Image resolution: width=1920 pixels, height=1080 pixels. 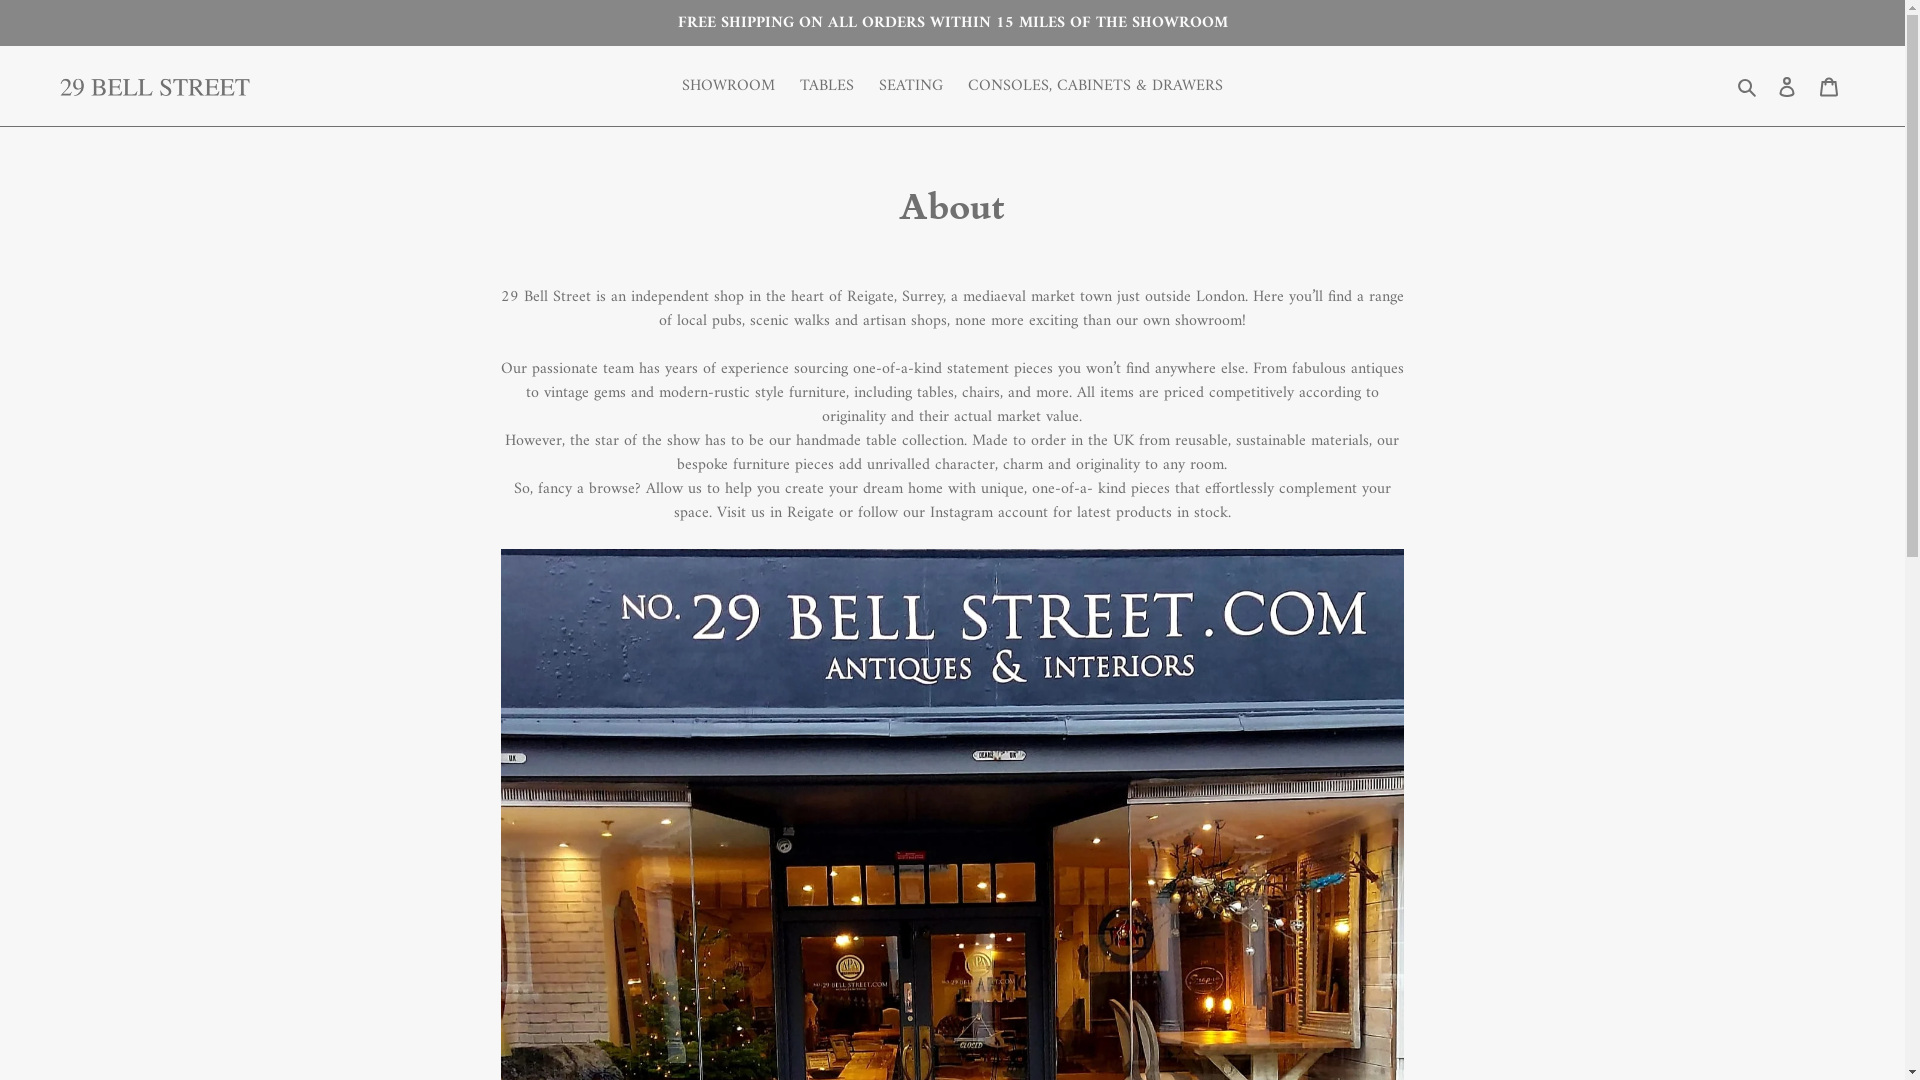 I want to click on 'TABLES', so click(x=826, y=84).